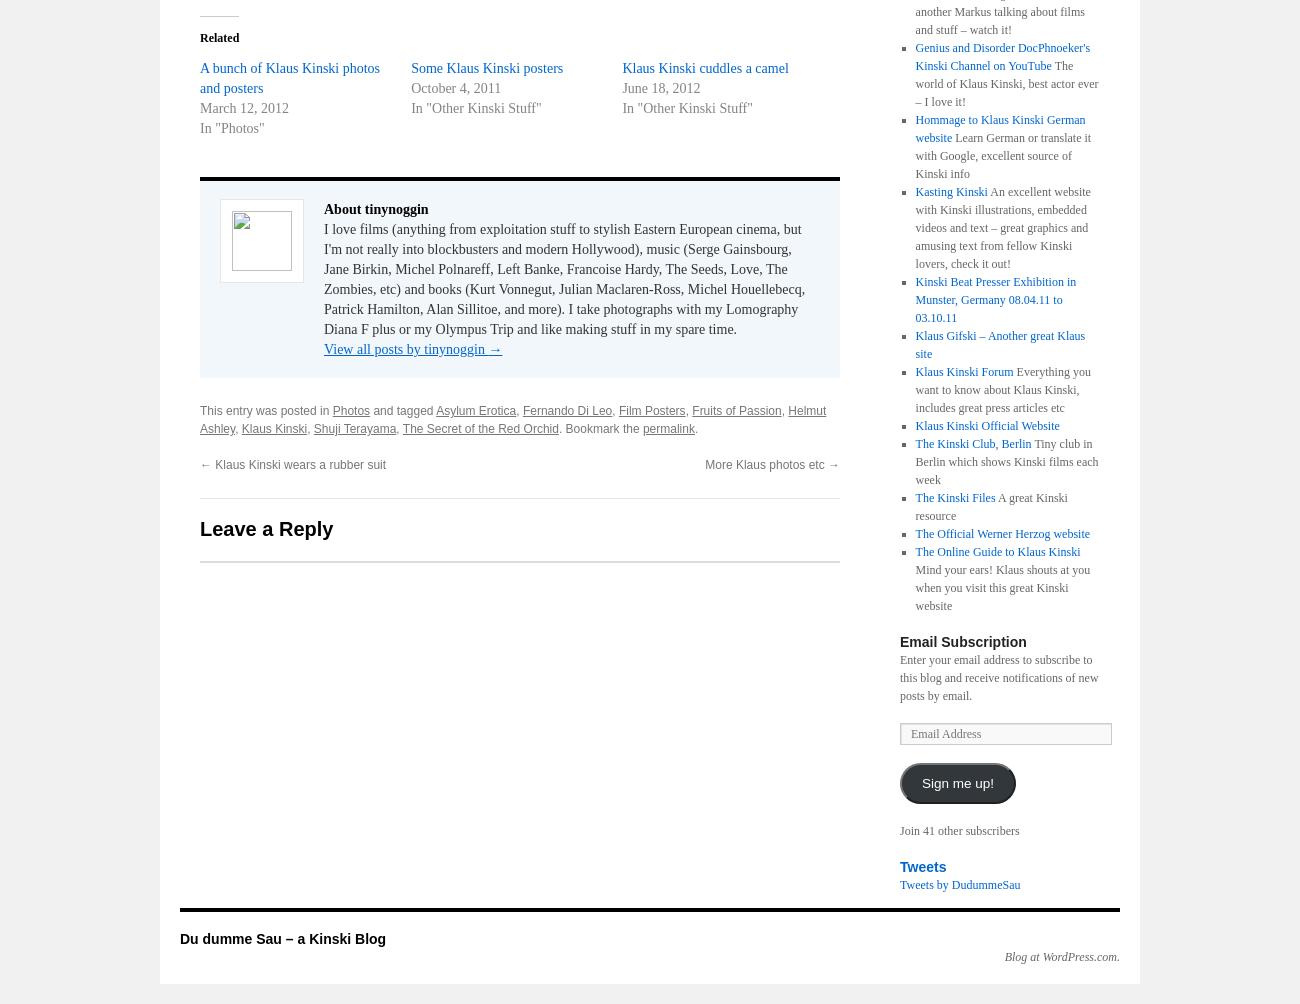  What do you see at coordinates (913, 155) in the screenshot?
I see `'Learn German or translate it with Google, excellent source of Kinski info'` at bounding box center [913, 155].